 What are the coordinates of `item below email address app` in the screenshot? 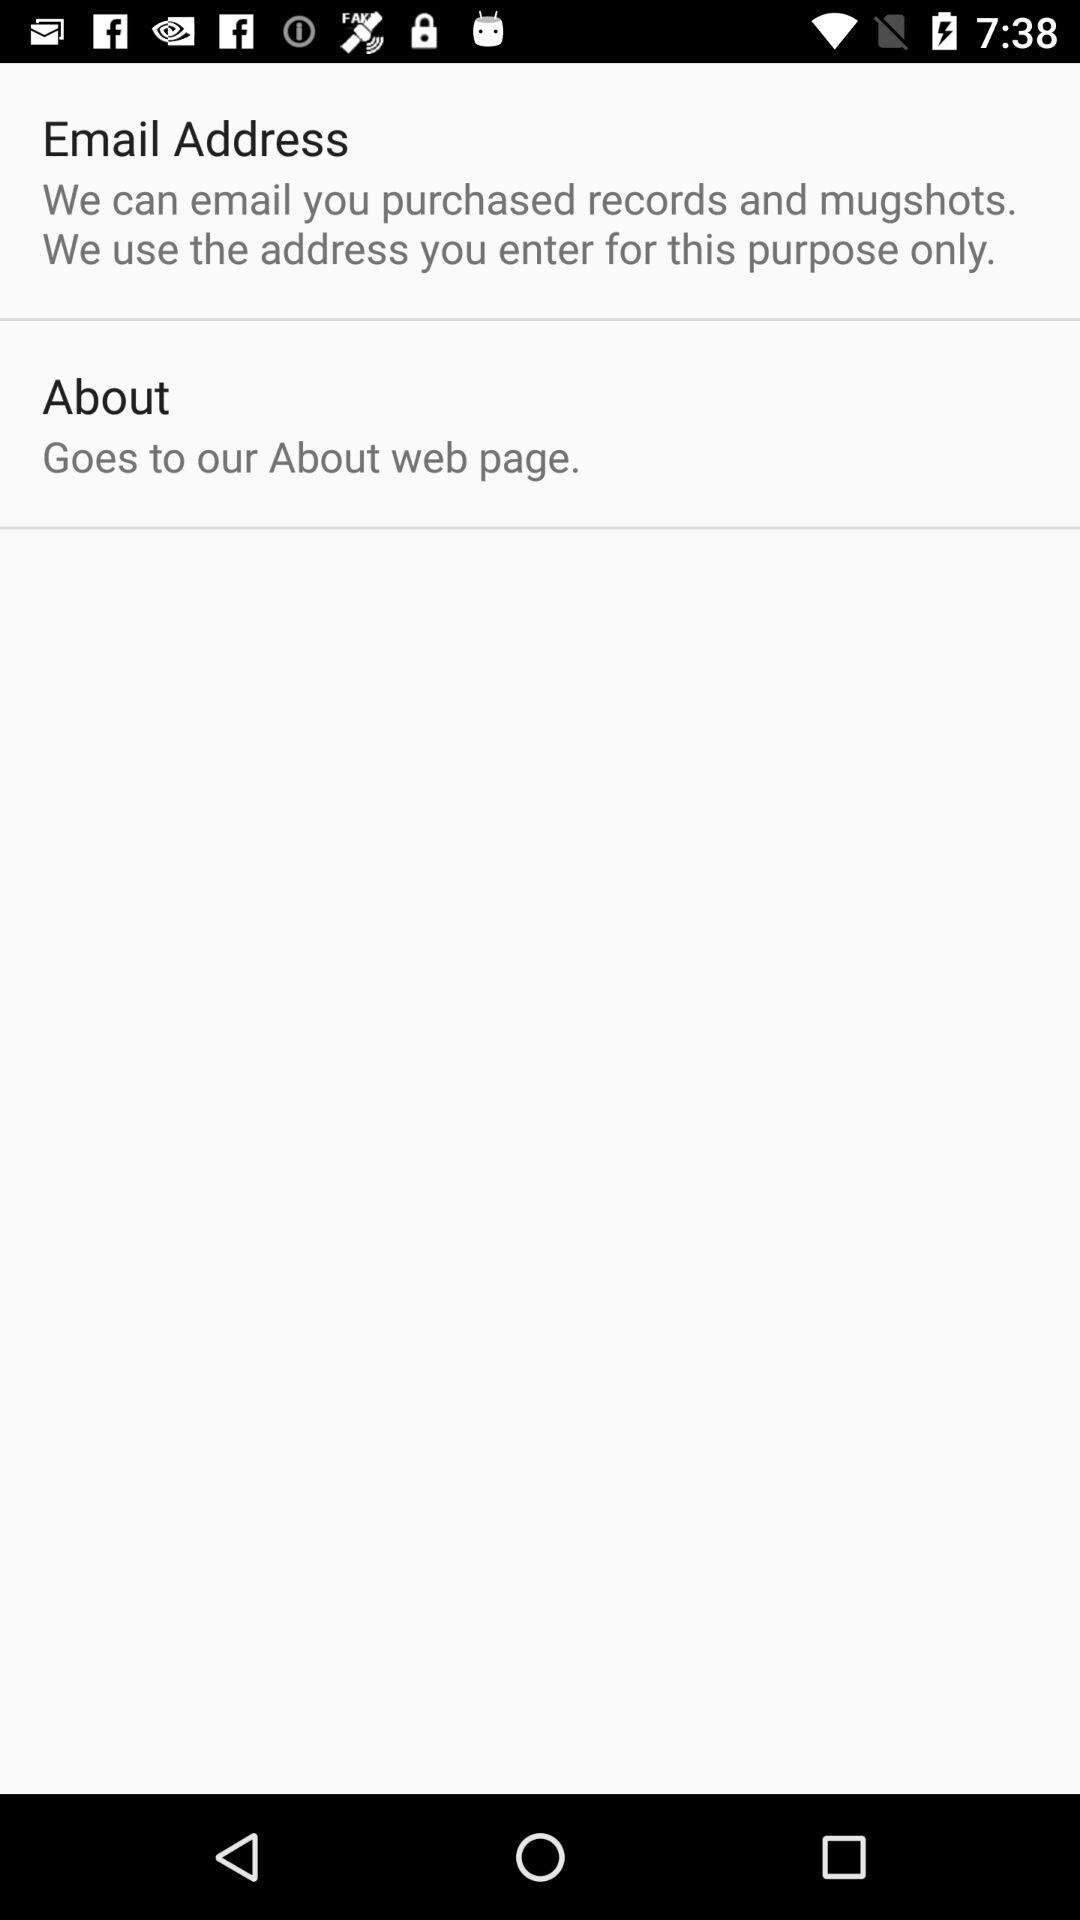 It's located at (540, 222).